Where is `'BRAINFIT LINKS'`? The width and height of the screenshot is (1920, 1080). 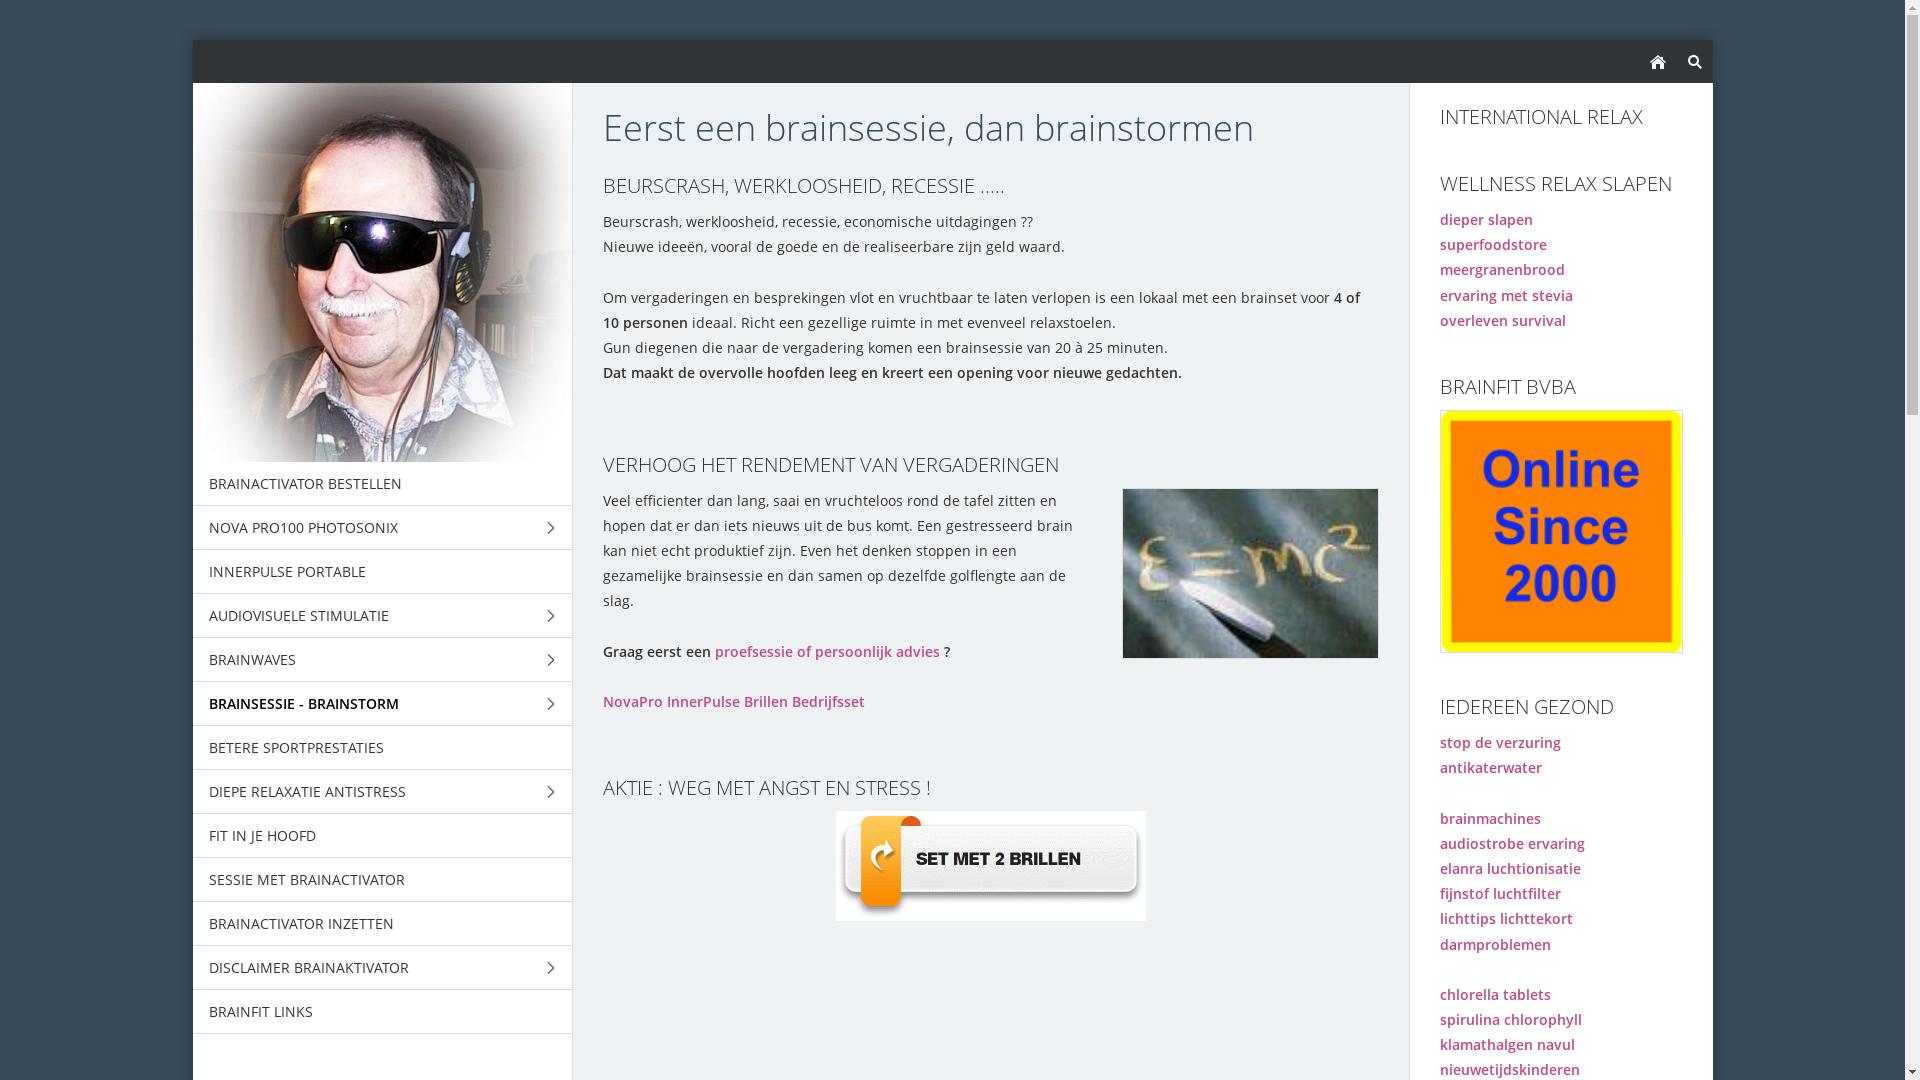 'BRAINFIT LINKS' is located at coordinates (381, 1011).